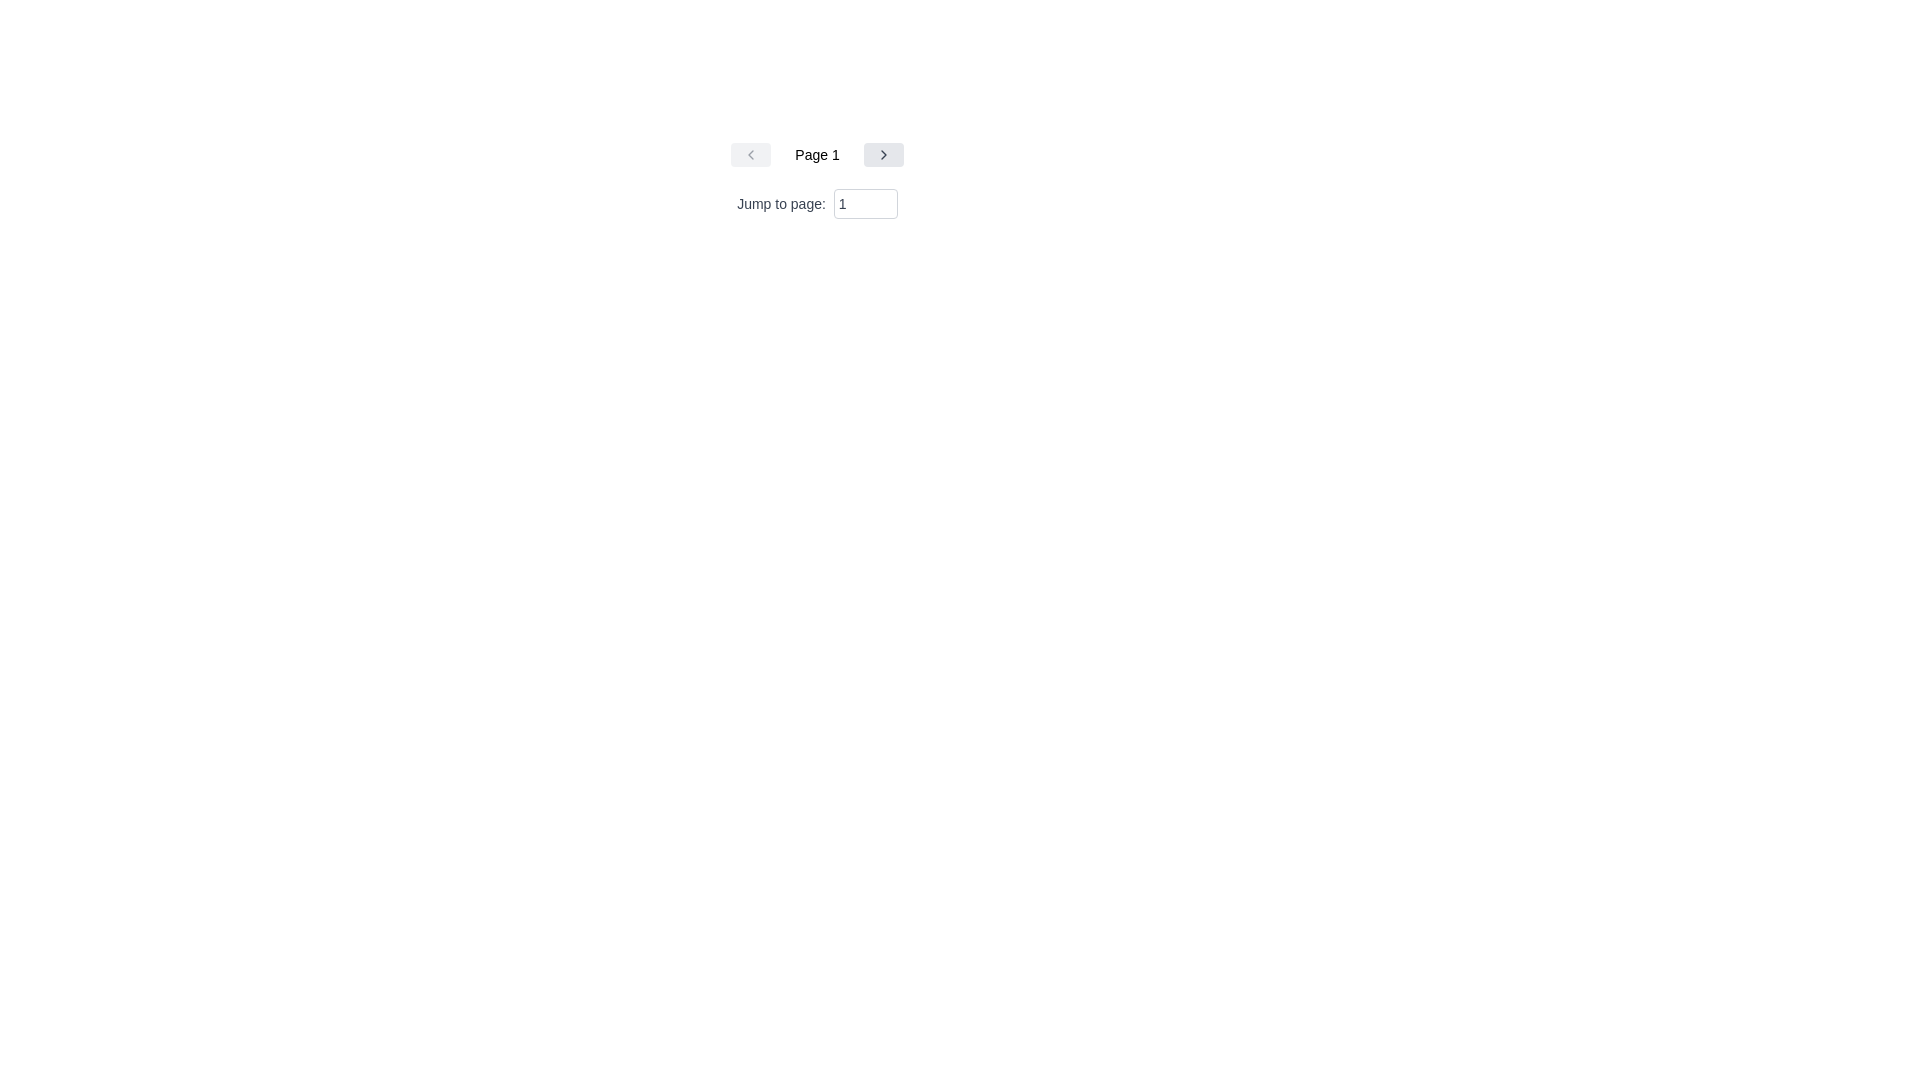 Image resolution: width=1920 pixels, height=1080 pixels. What do you see at coordinates (750, 153) in the screenshot?
I see `the left-pointing arrow icon, which is located within a circular button with a light gray background` at bounding box center [750, 153].